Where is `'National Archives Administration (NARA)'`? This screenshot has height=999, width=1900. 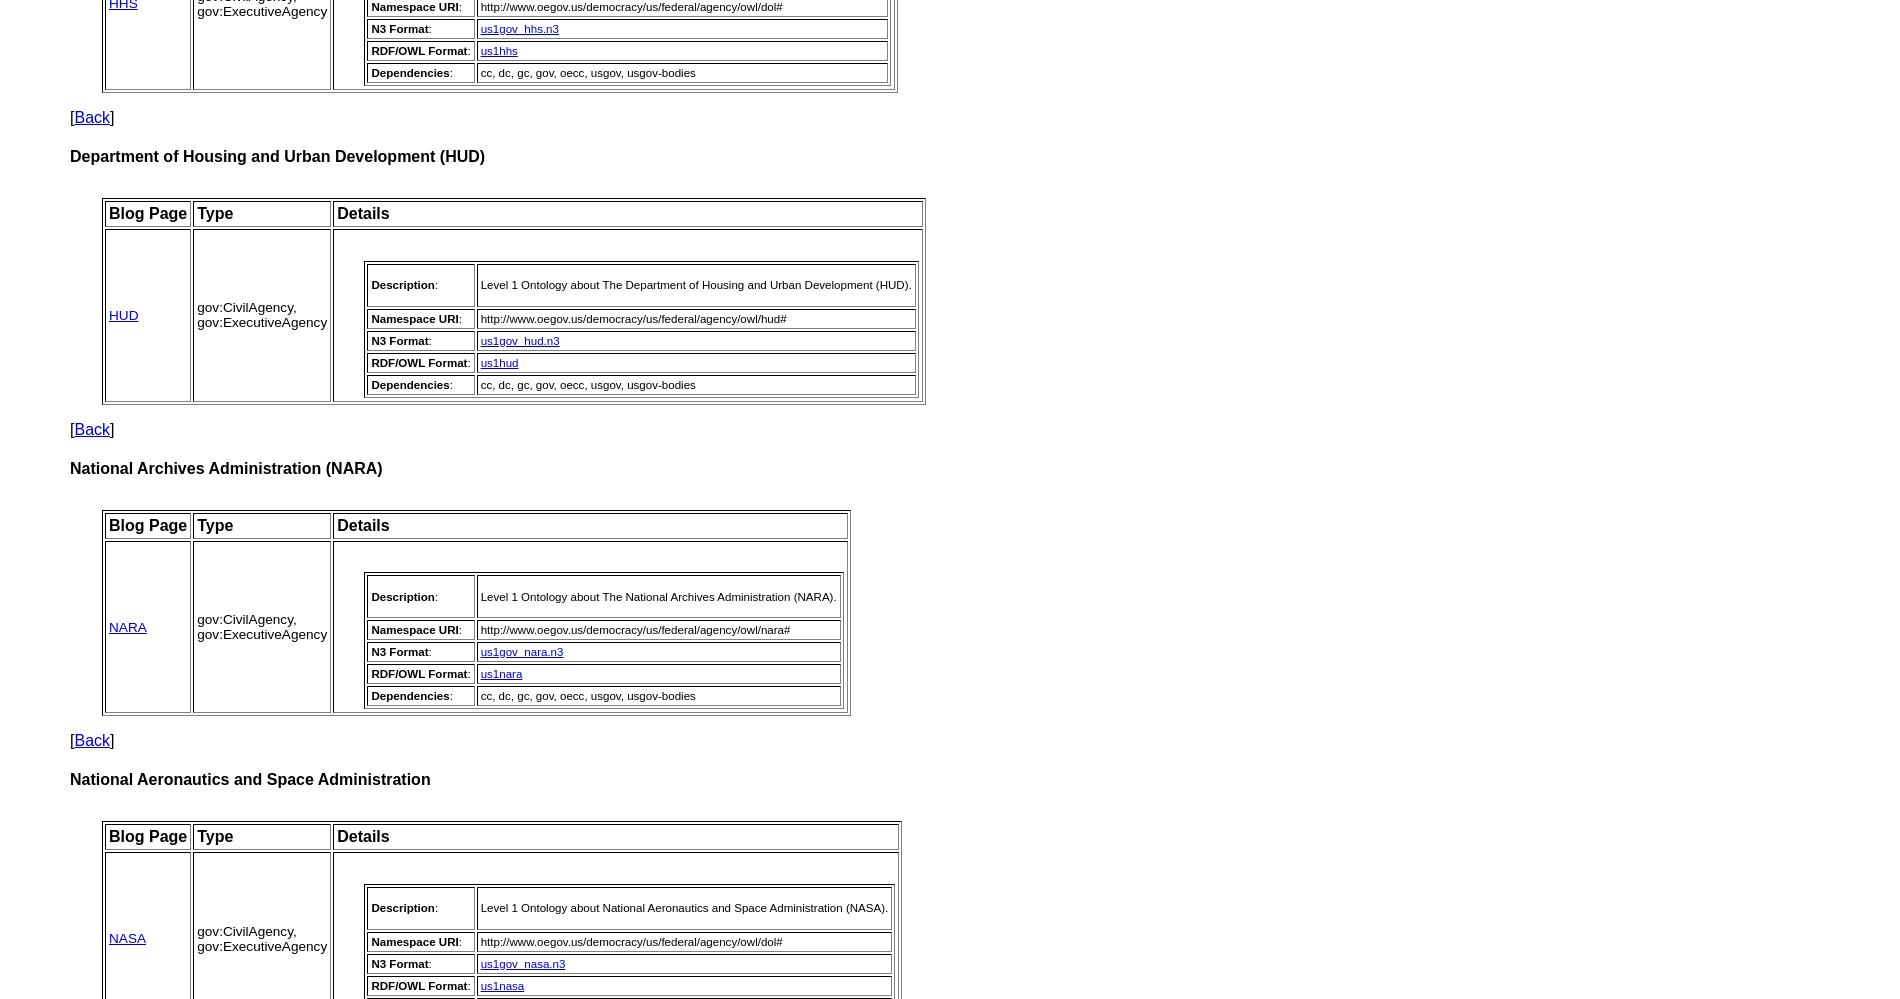 'National Archives Administration (NARA)' is located at coordinates (225, 467).